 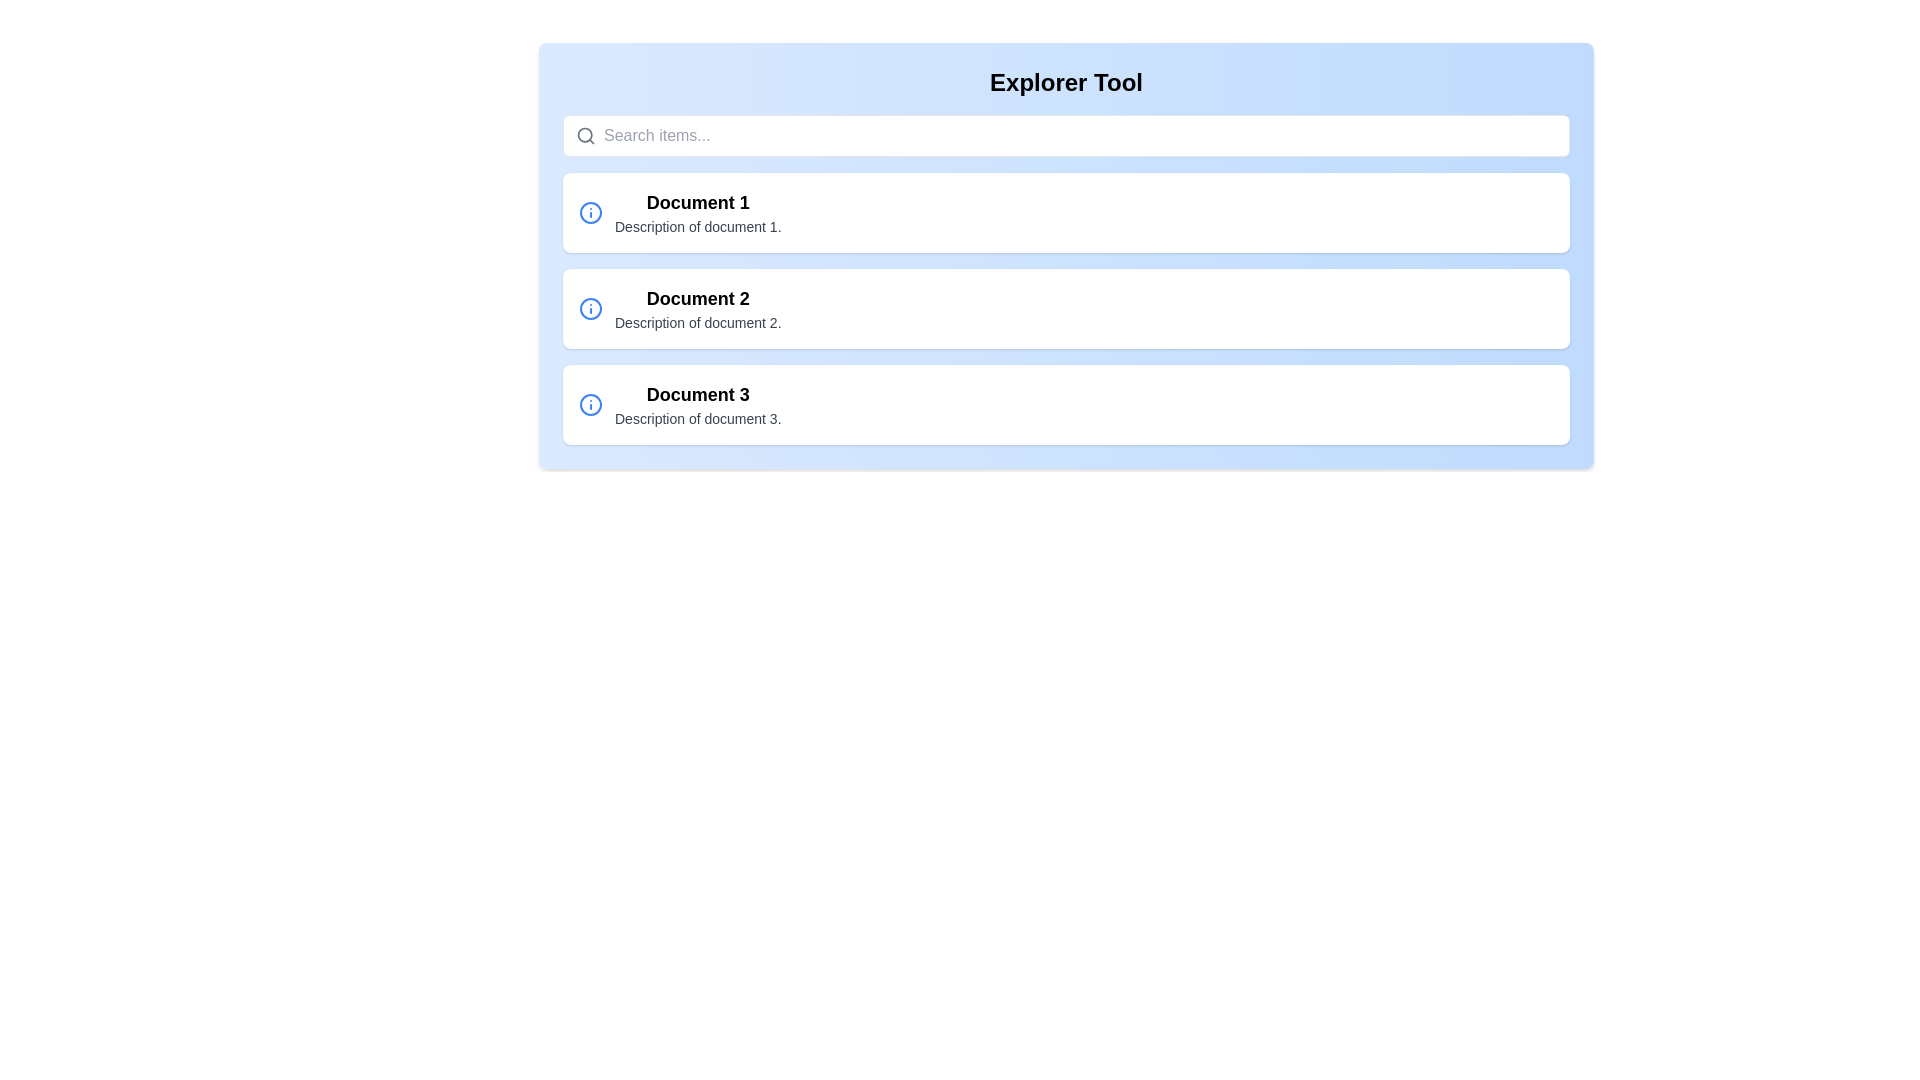 What do you see at coordinates (698, 226) in the screenshot?
I see `text label displaying 'Description of document 1.' located below the title 'Document 1.' in the first document card` at bounding box center [698, 226].